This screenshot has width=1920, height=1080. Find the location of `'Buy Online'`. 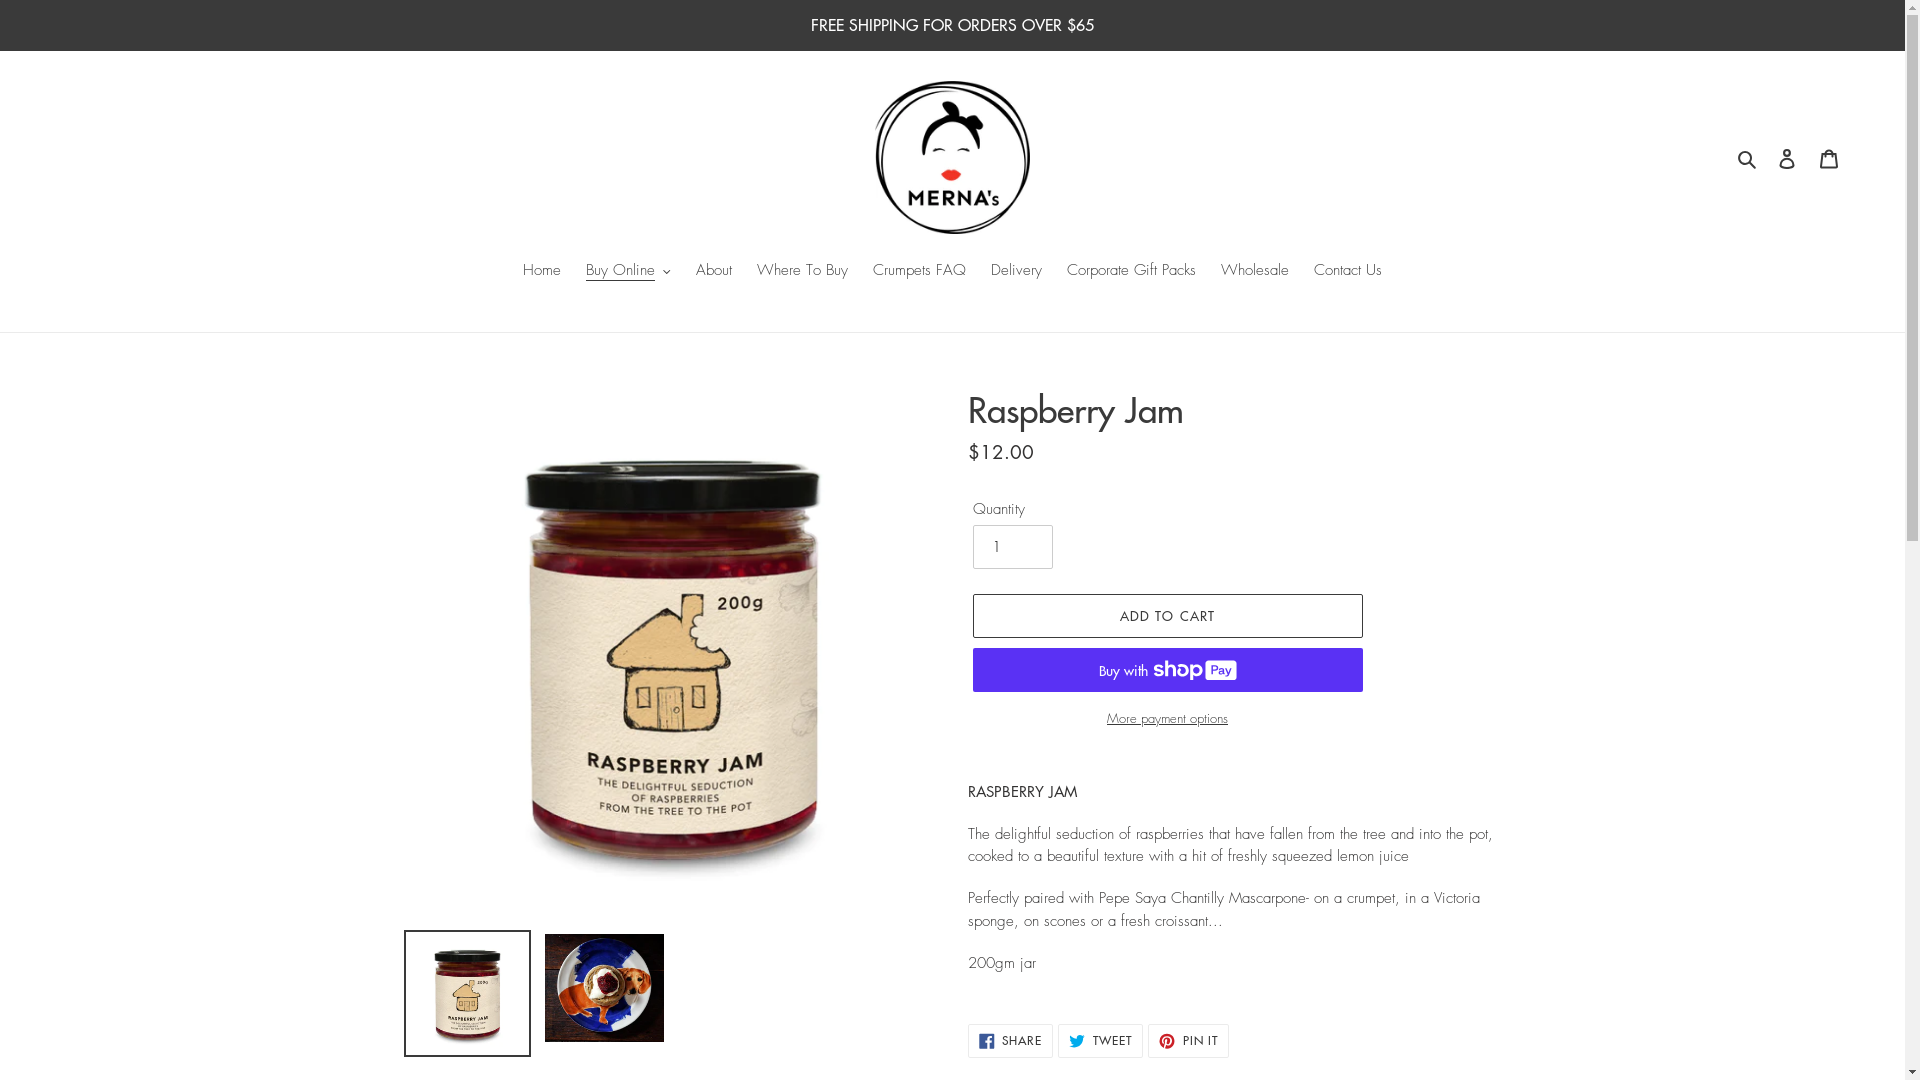

'Buy Online' is located at coordinates (627, 272).